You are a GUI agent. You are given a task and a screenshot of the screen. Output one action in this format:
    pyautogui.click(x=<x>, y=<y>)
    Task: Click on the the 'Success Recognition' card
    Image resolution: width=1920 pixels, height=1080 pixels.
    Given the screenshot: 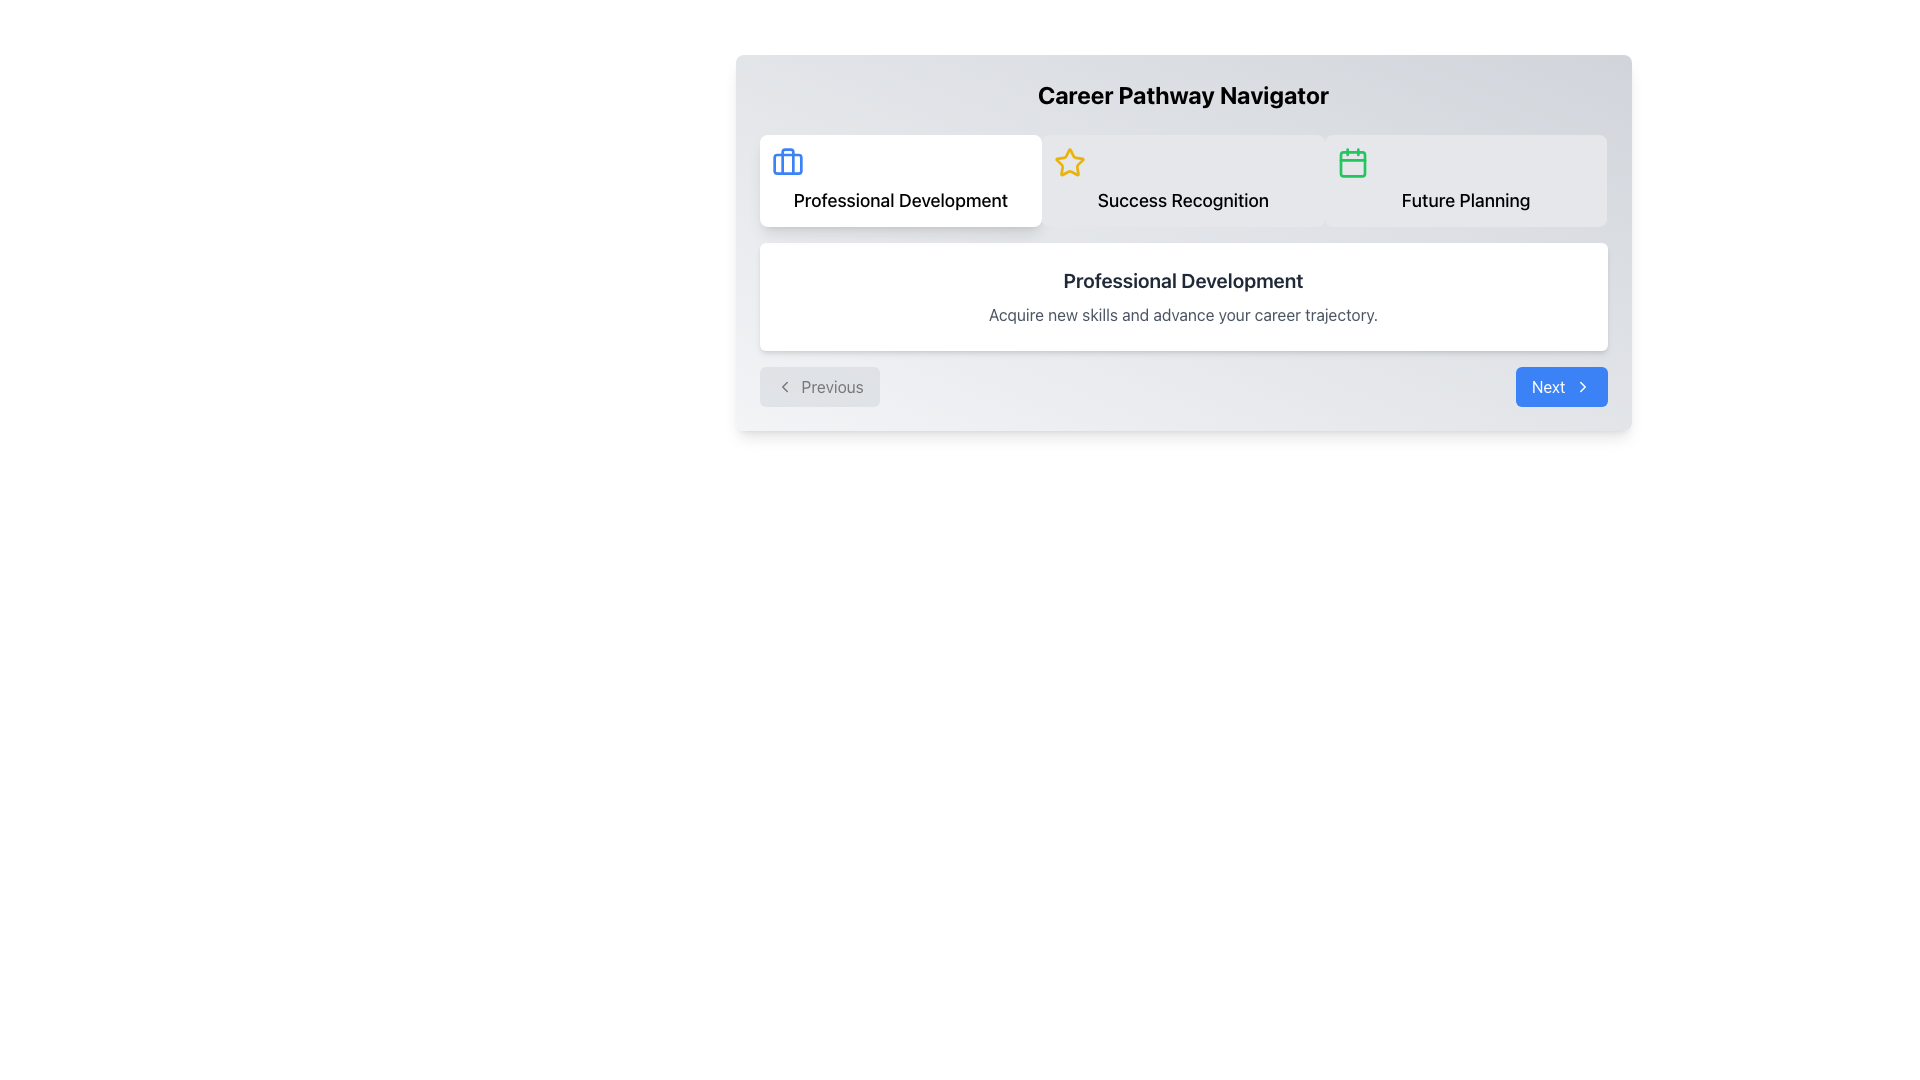 What is the action you would take?
    pyautogui.click(x=1183, y=181)
    